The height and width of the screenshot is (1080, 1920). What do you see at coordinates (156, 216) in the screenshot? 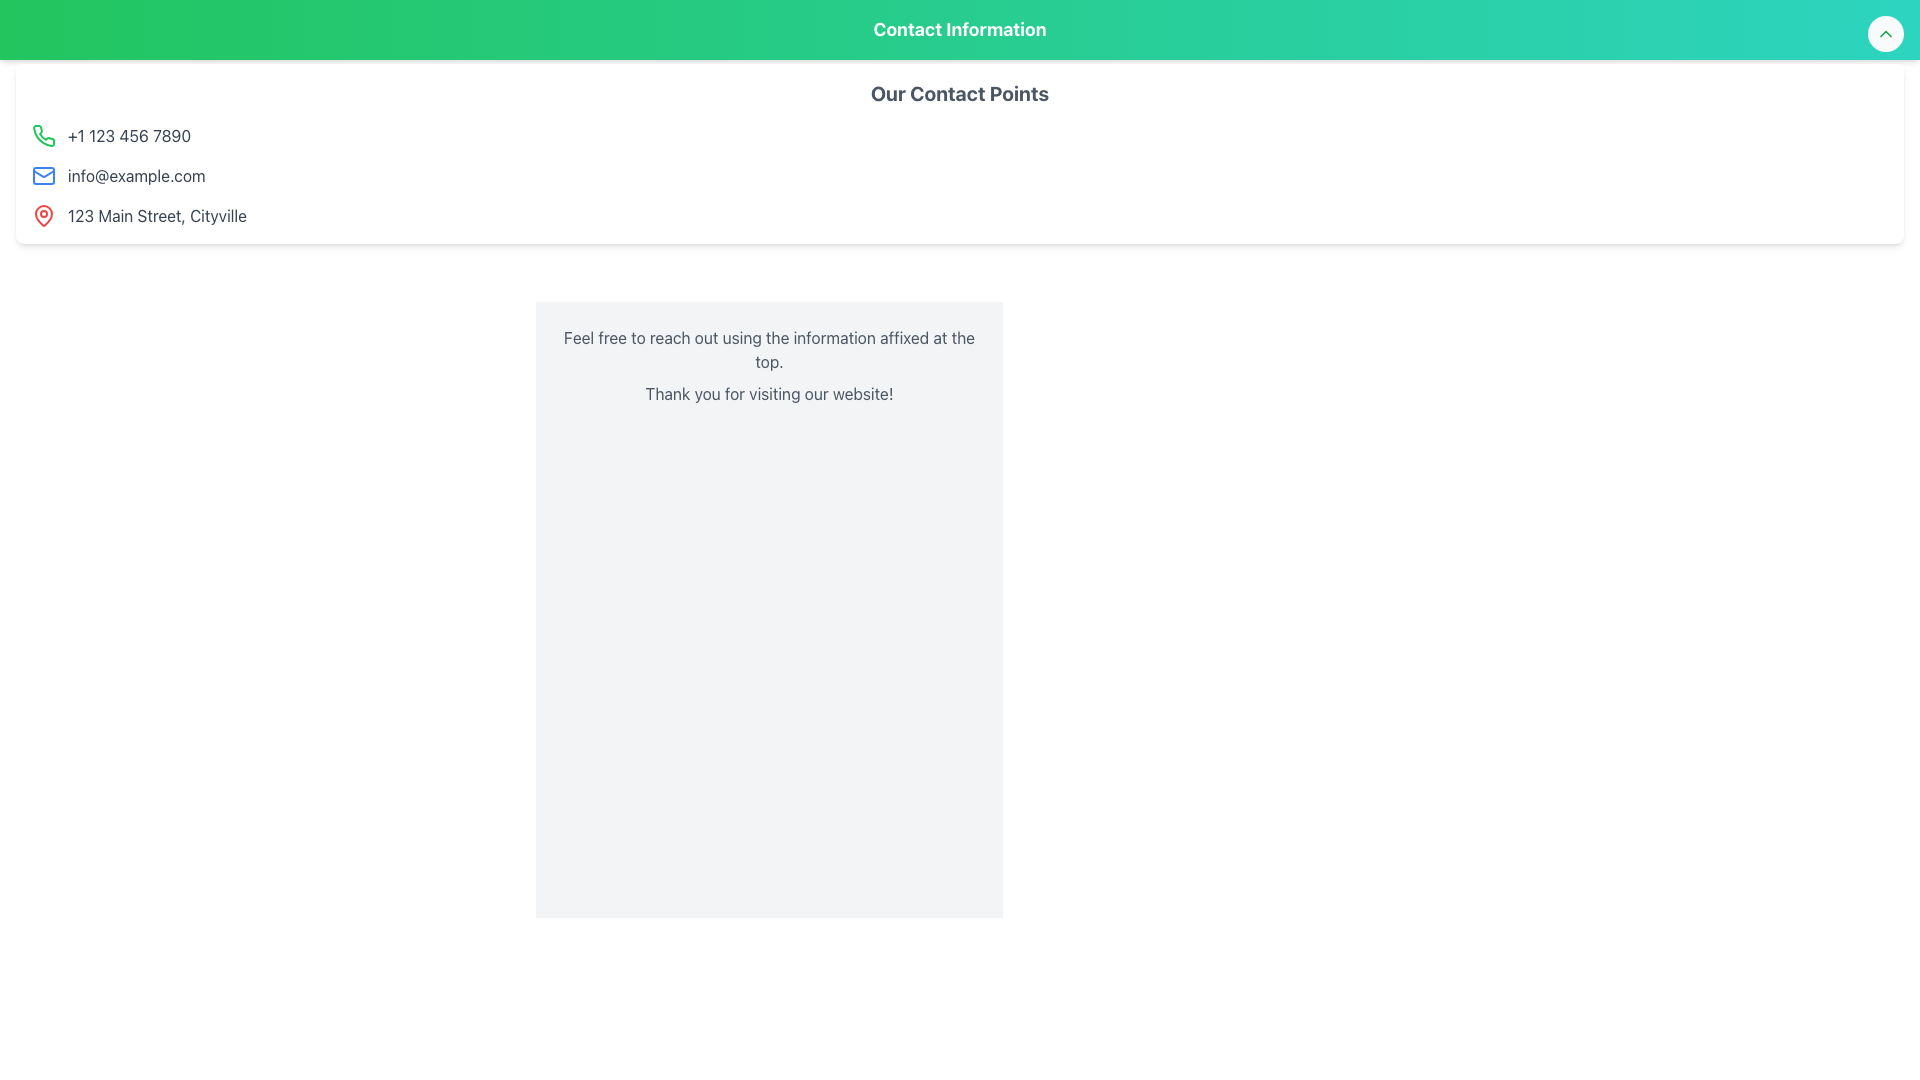
I see `the text '123 Main Street, Cityville' which is displayed in grey color as part of a contact details section, positioned next to a red map pin icon` at bounding box center [156, 216].